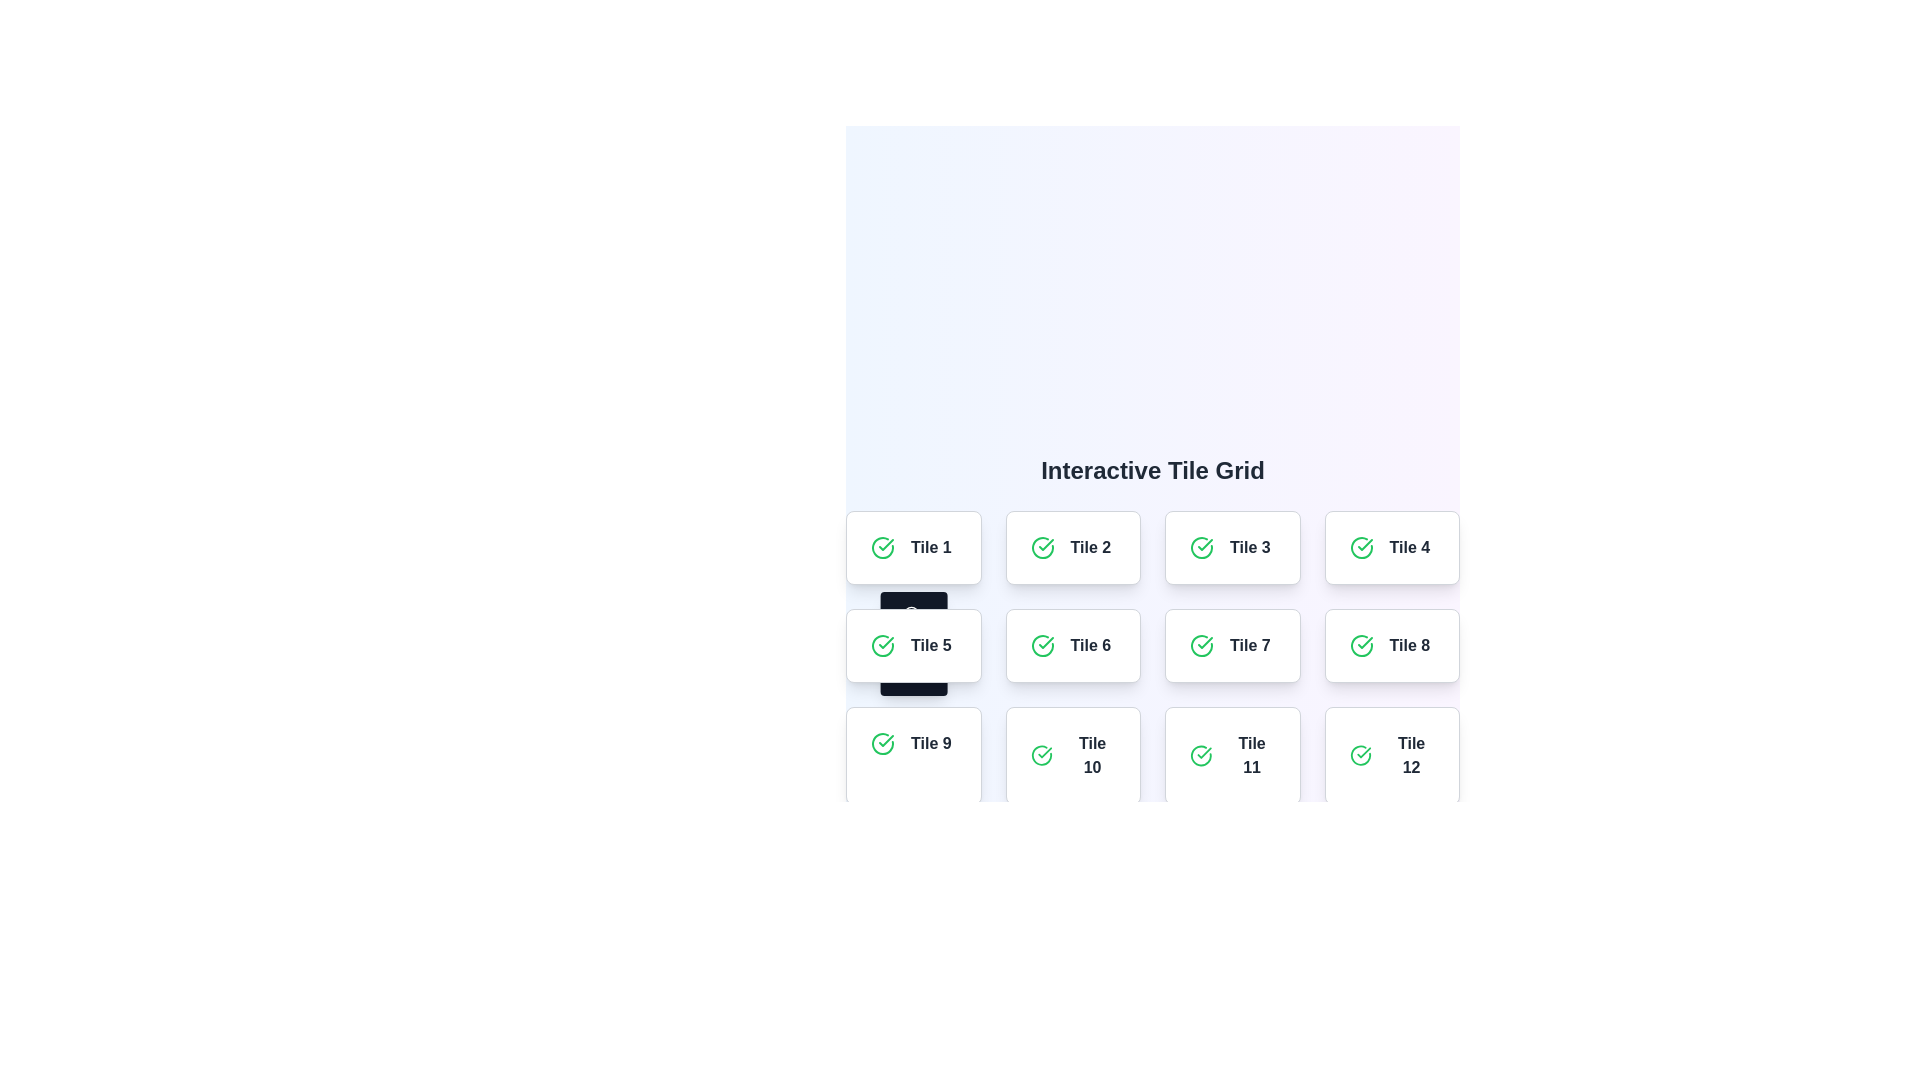 The height and width of the screenshot is (1080, 1920). What do you see at coordinates (1251, 756) in the screenshot?
I see `the Text label in the bottom row of the grid layout, specifically in the third column` at bounding box center [1251, 756].